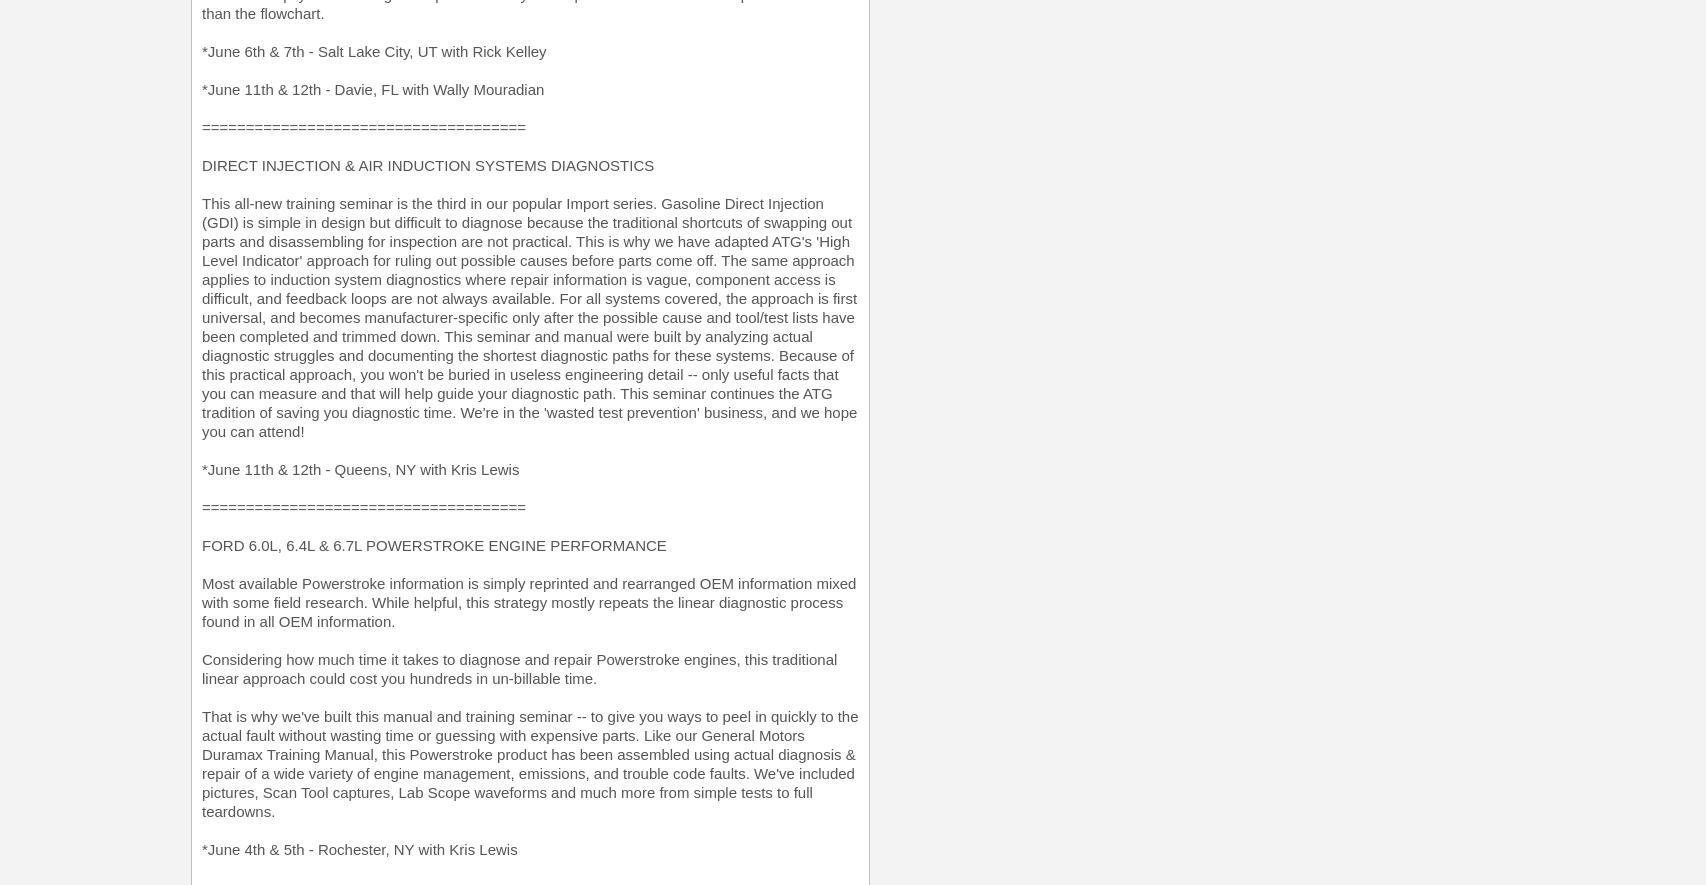 The width and height of the screenshot is (1706, 885). I want to click on 'Considering how much time it takes to diagnose and repair
Powerstroke engines, this traditional linear approach could
cost you hundreds in un-billable time.', so click(518, 668).